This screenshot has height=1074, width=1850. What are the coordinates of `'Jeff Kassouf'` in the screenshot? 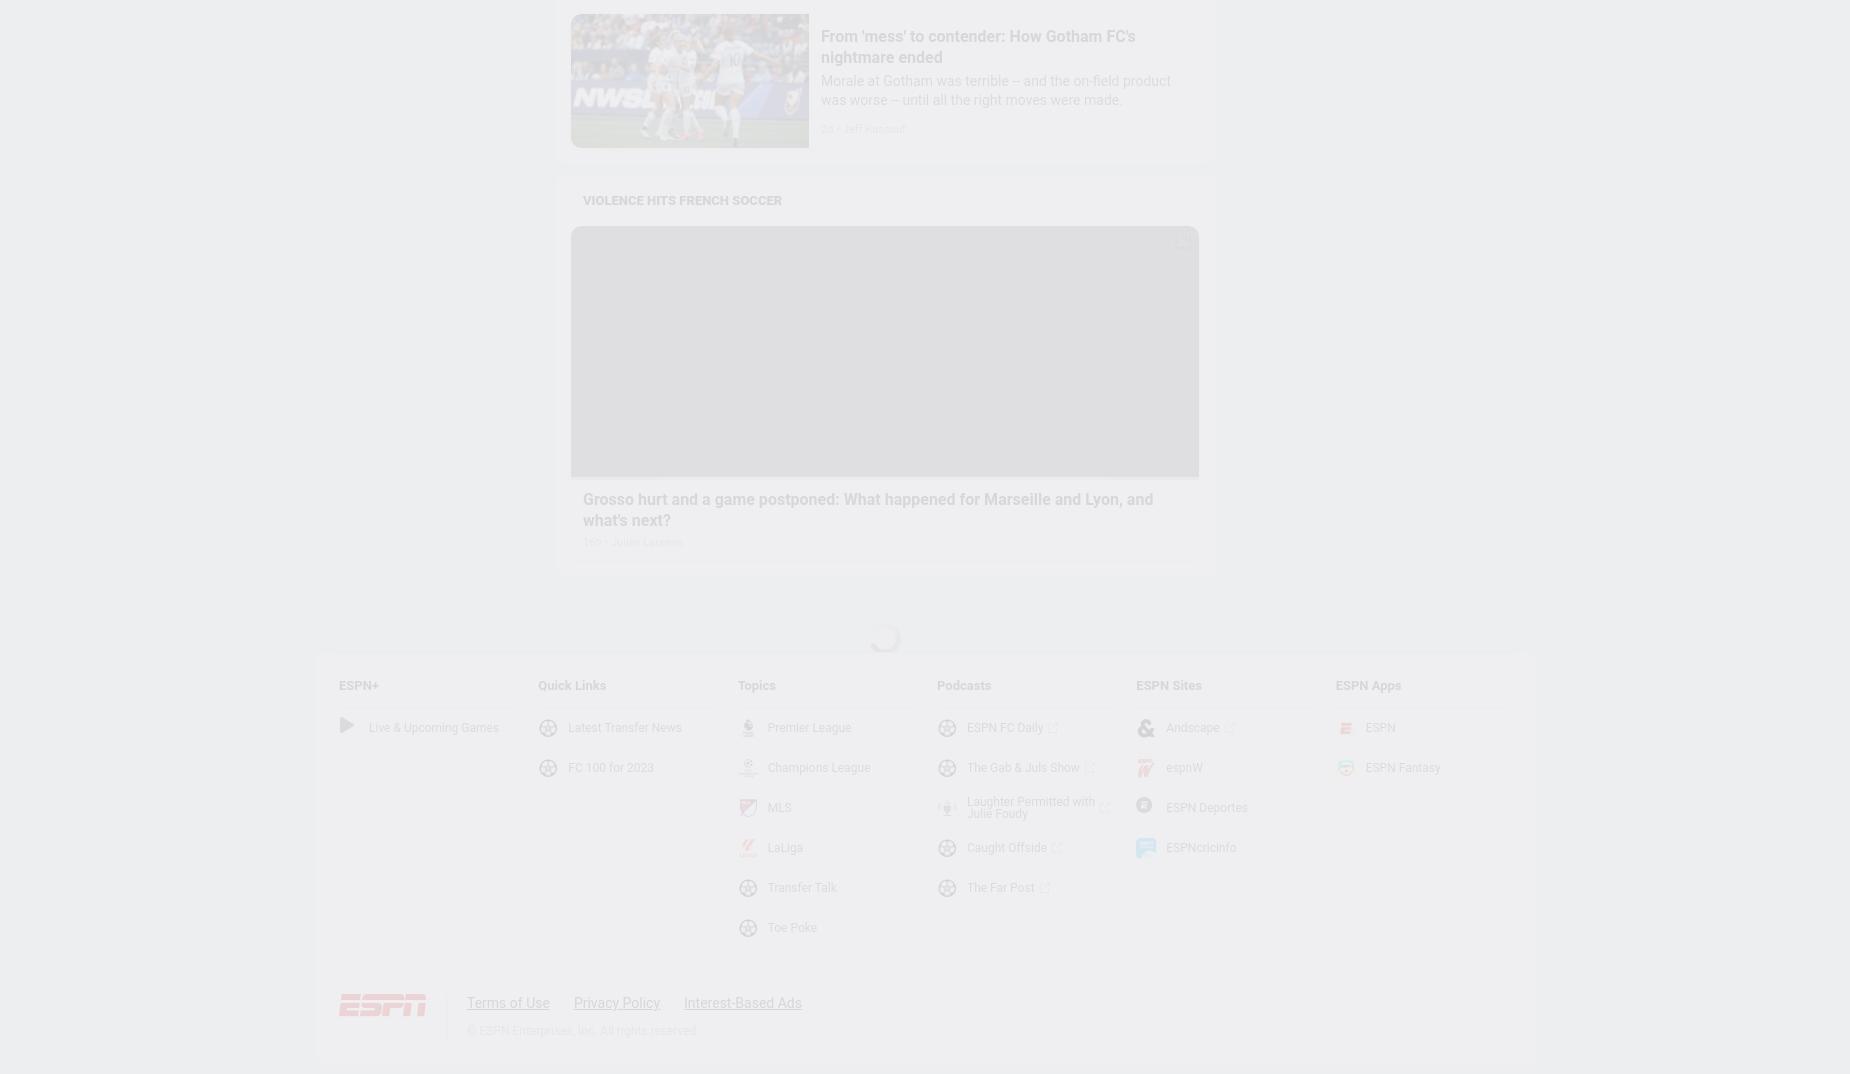 It's located at (843, 128).